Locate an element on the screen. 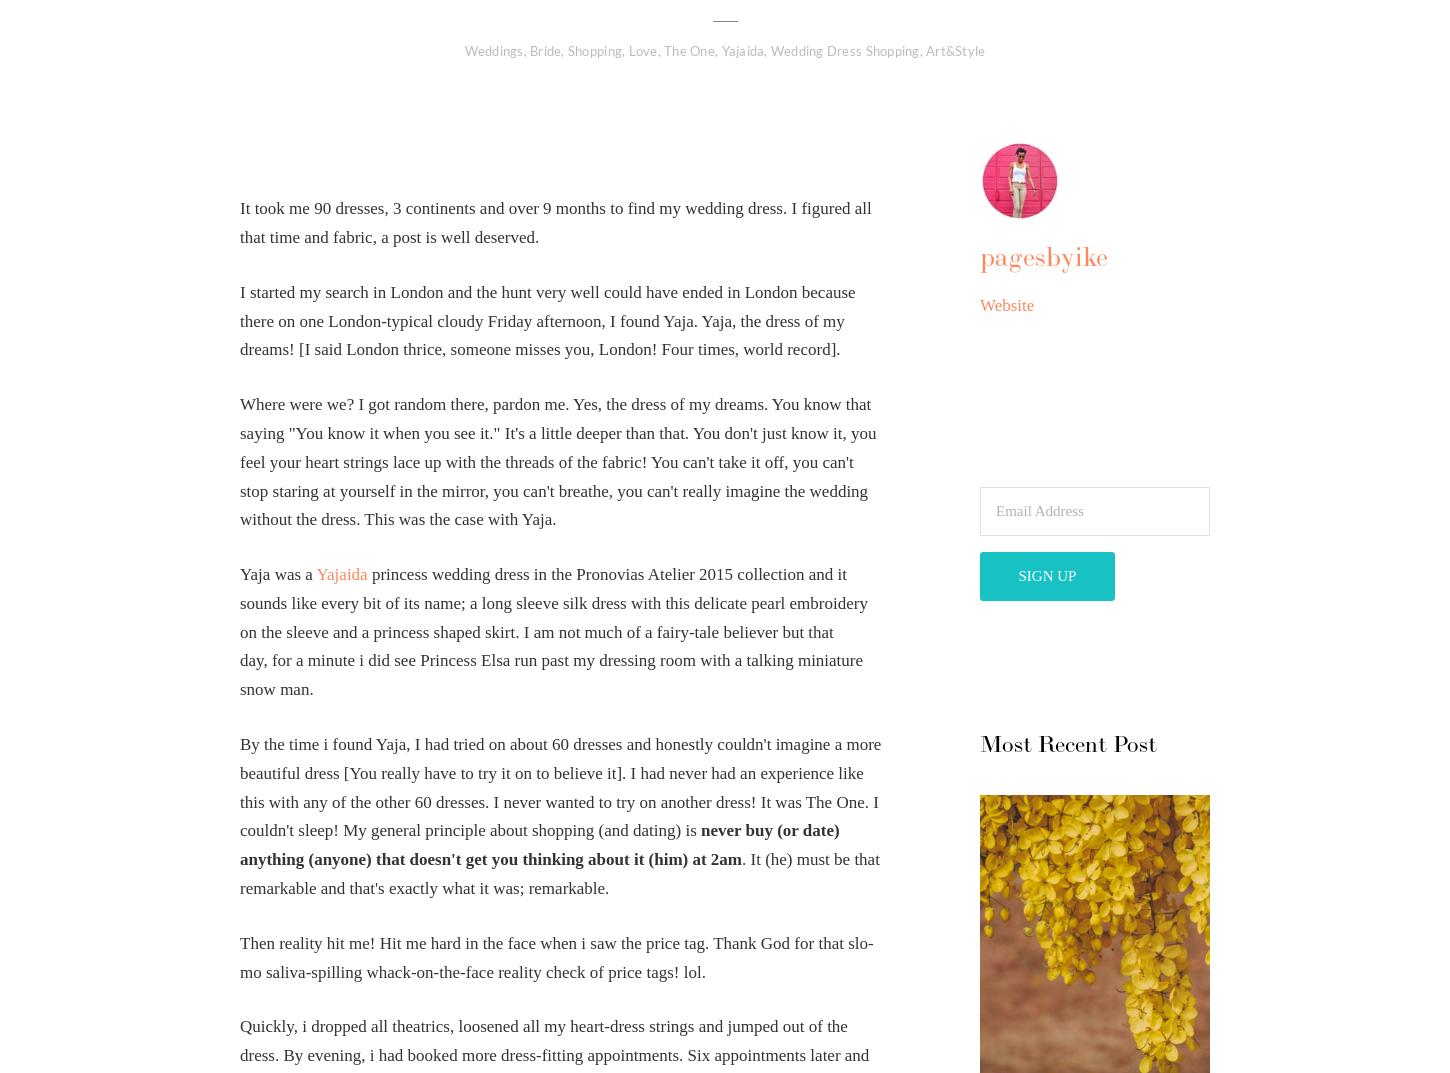 The width and height of the screenshot is (1450, 1073). 'Website' is located at coordinates (1007, 305).